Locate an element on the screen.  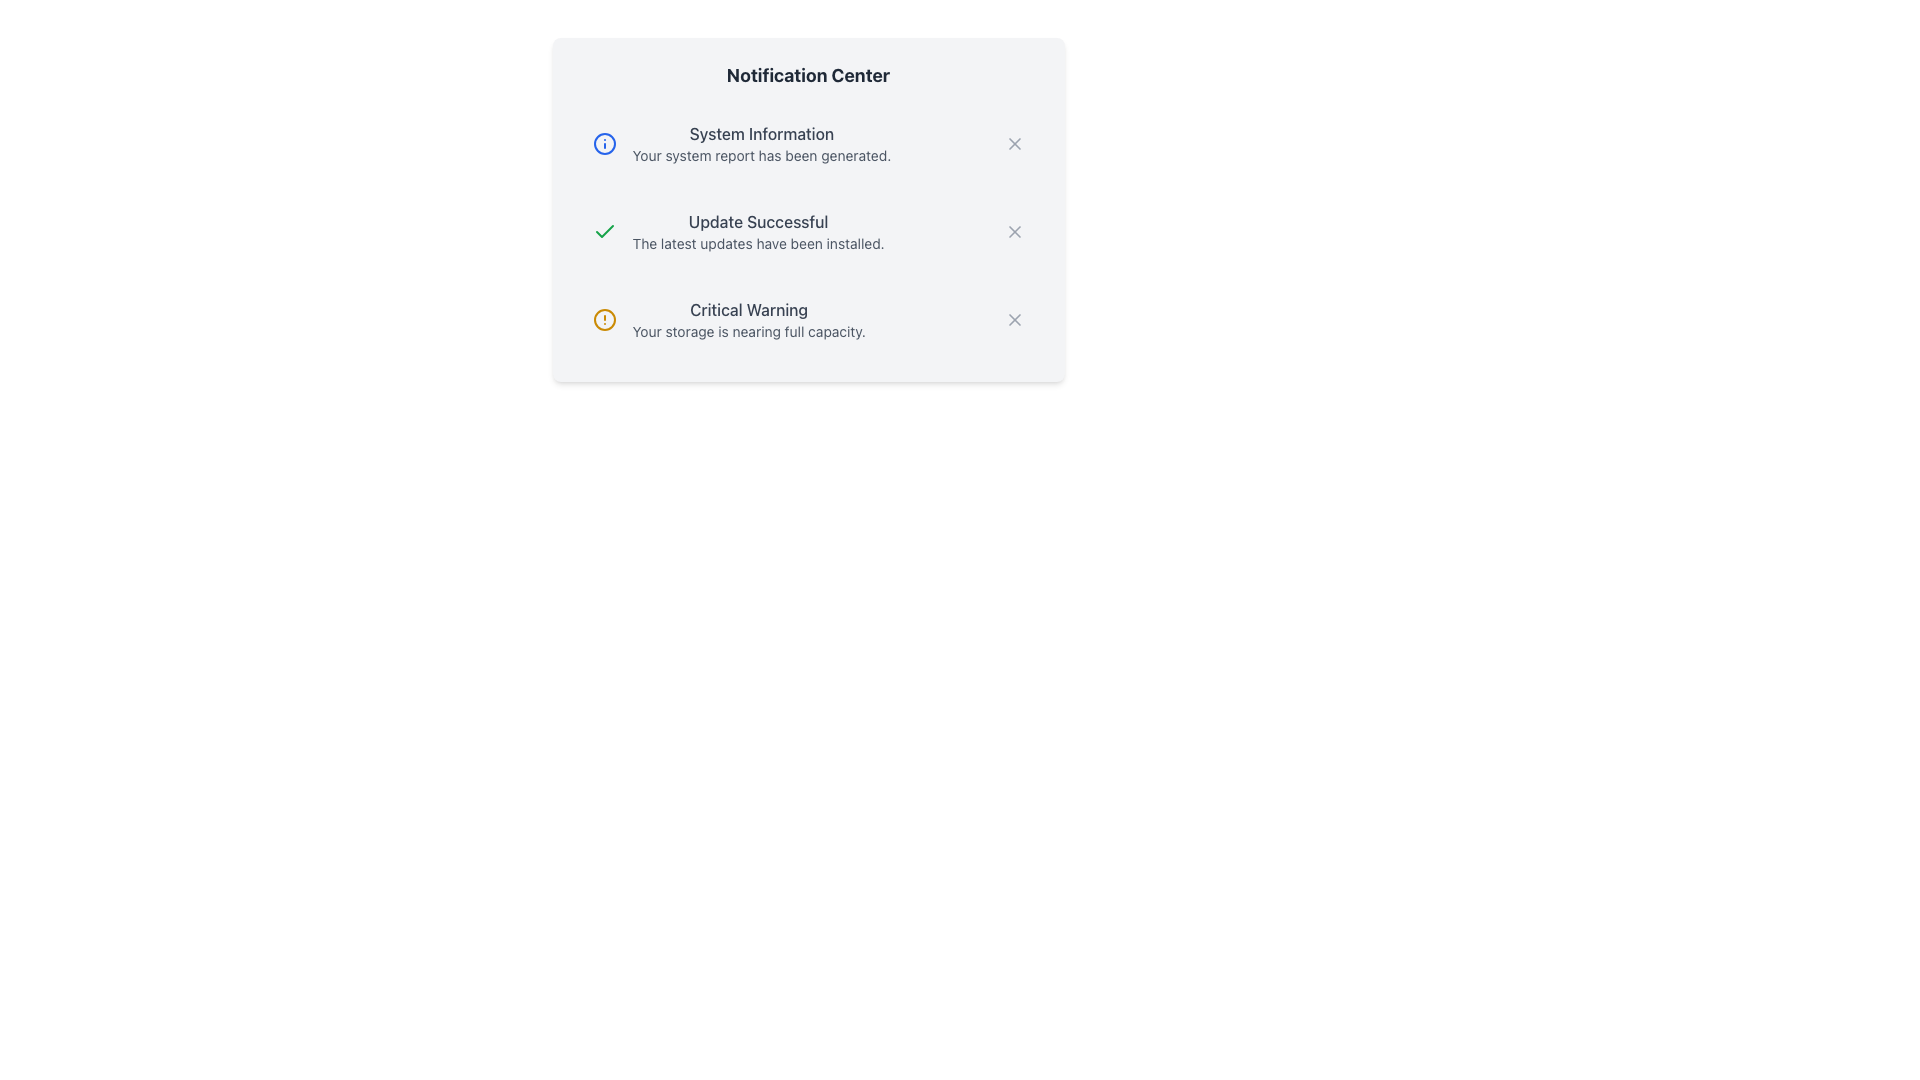
the 'X'-shaped button at the far-right end of the row containing the 'Critical Warning' message is located at coordinates (1014, 319).